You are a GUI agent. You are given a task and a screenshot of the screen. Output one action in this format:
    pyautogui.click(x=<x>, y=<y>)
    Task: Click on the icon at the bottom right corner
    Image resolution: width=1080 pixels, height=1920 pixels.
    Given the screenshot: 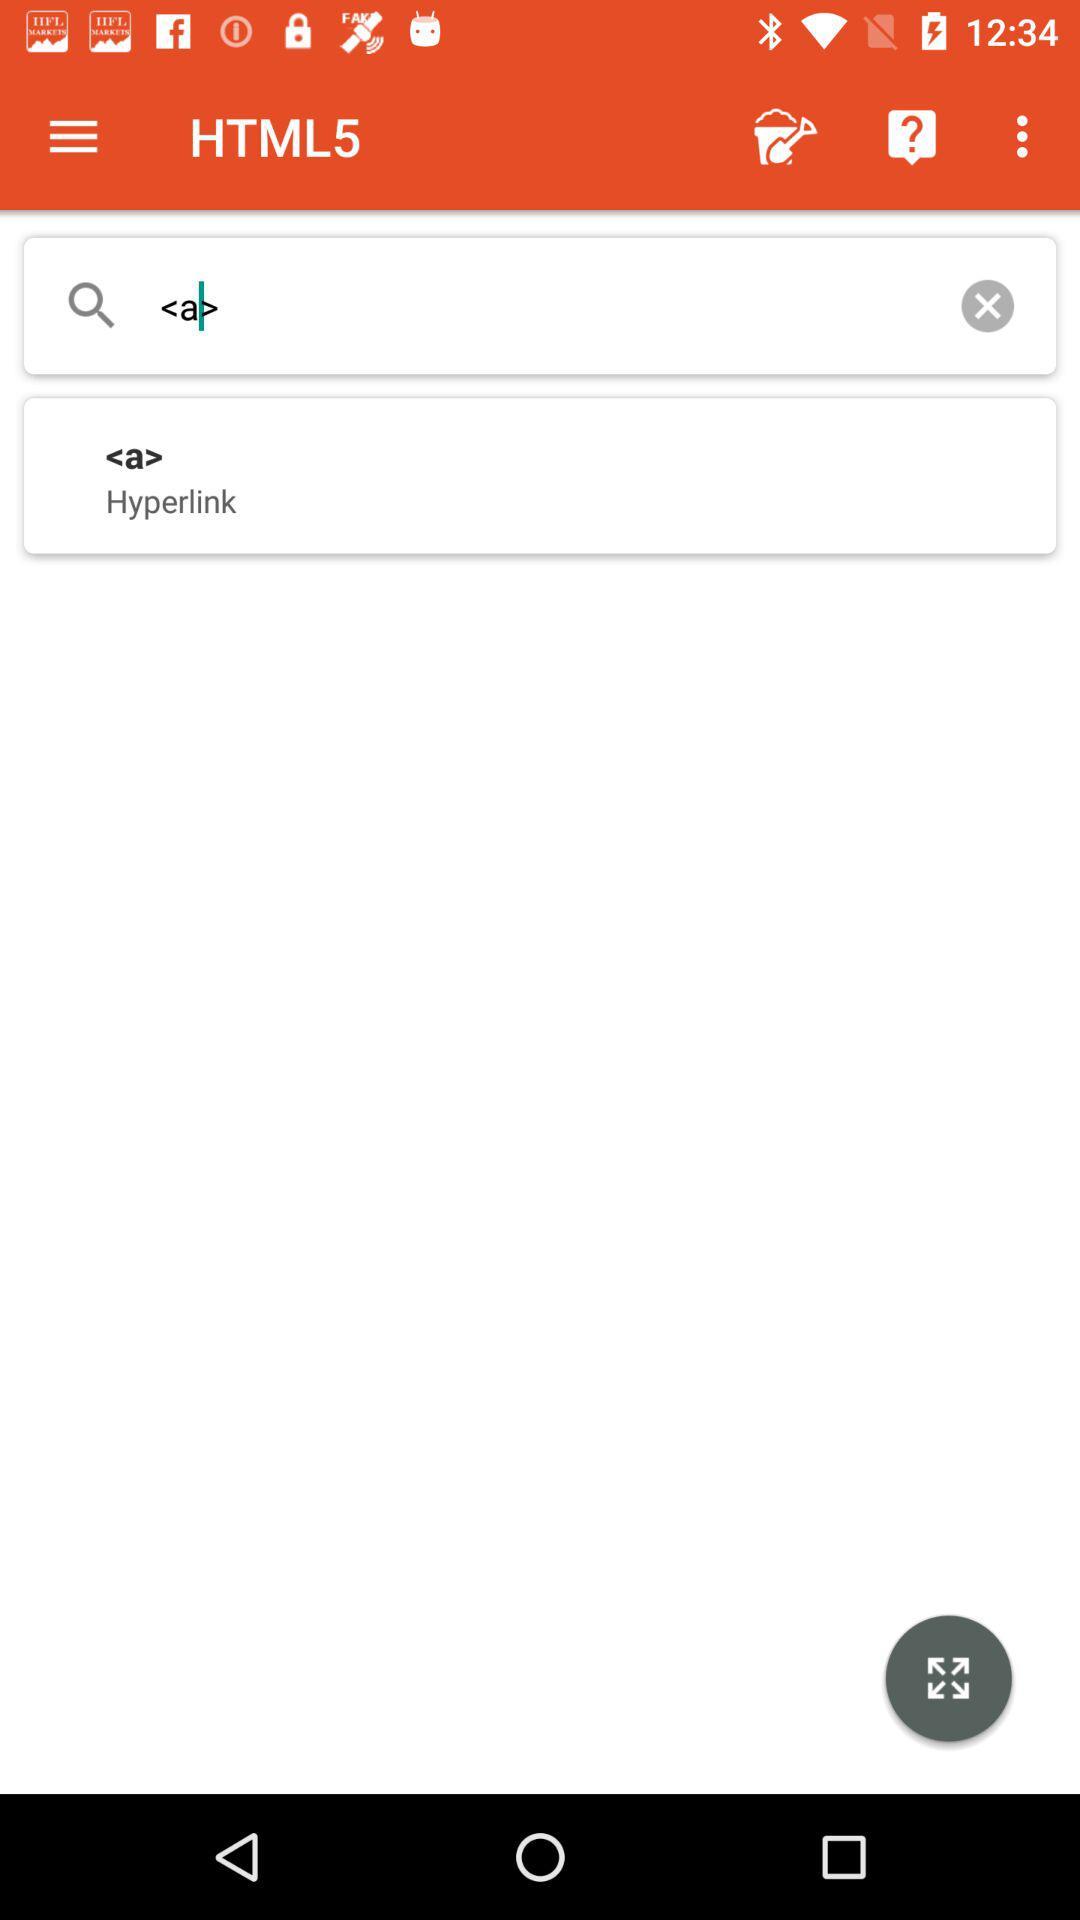 What is the action you would take?
    pyautogui.click(x=947, y=1680)
    